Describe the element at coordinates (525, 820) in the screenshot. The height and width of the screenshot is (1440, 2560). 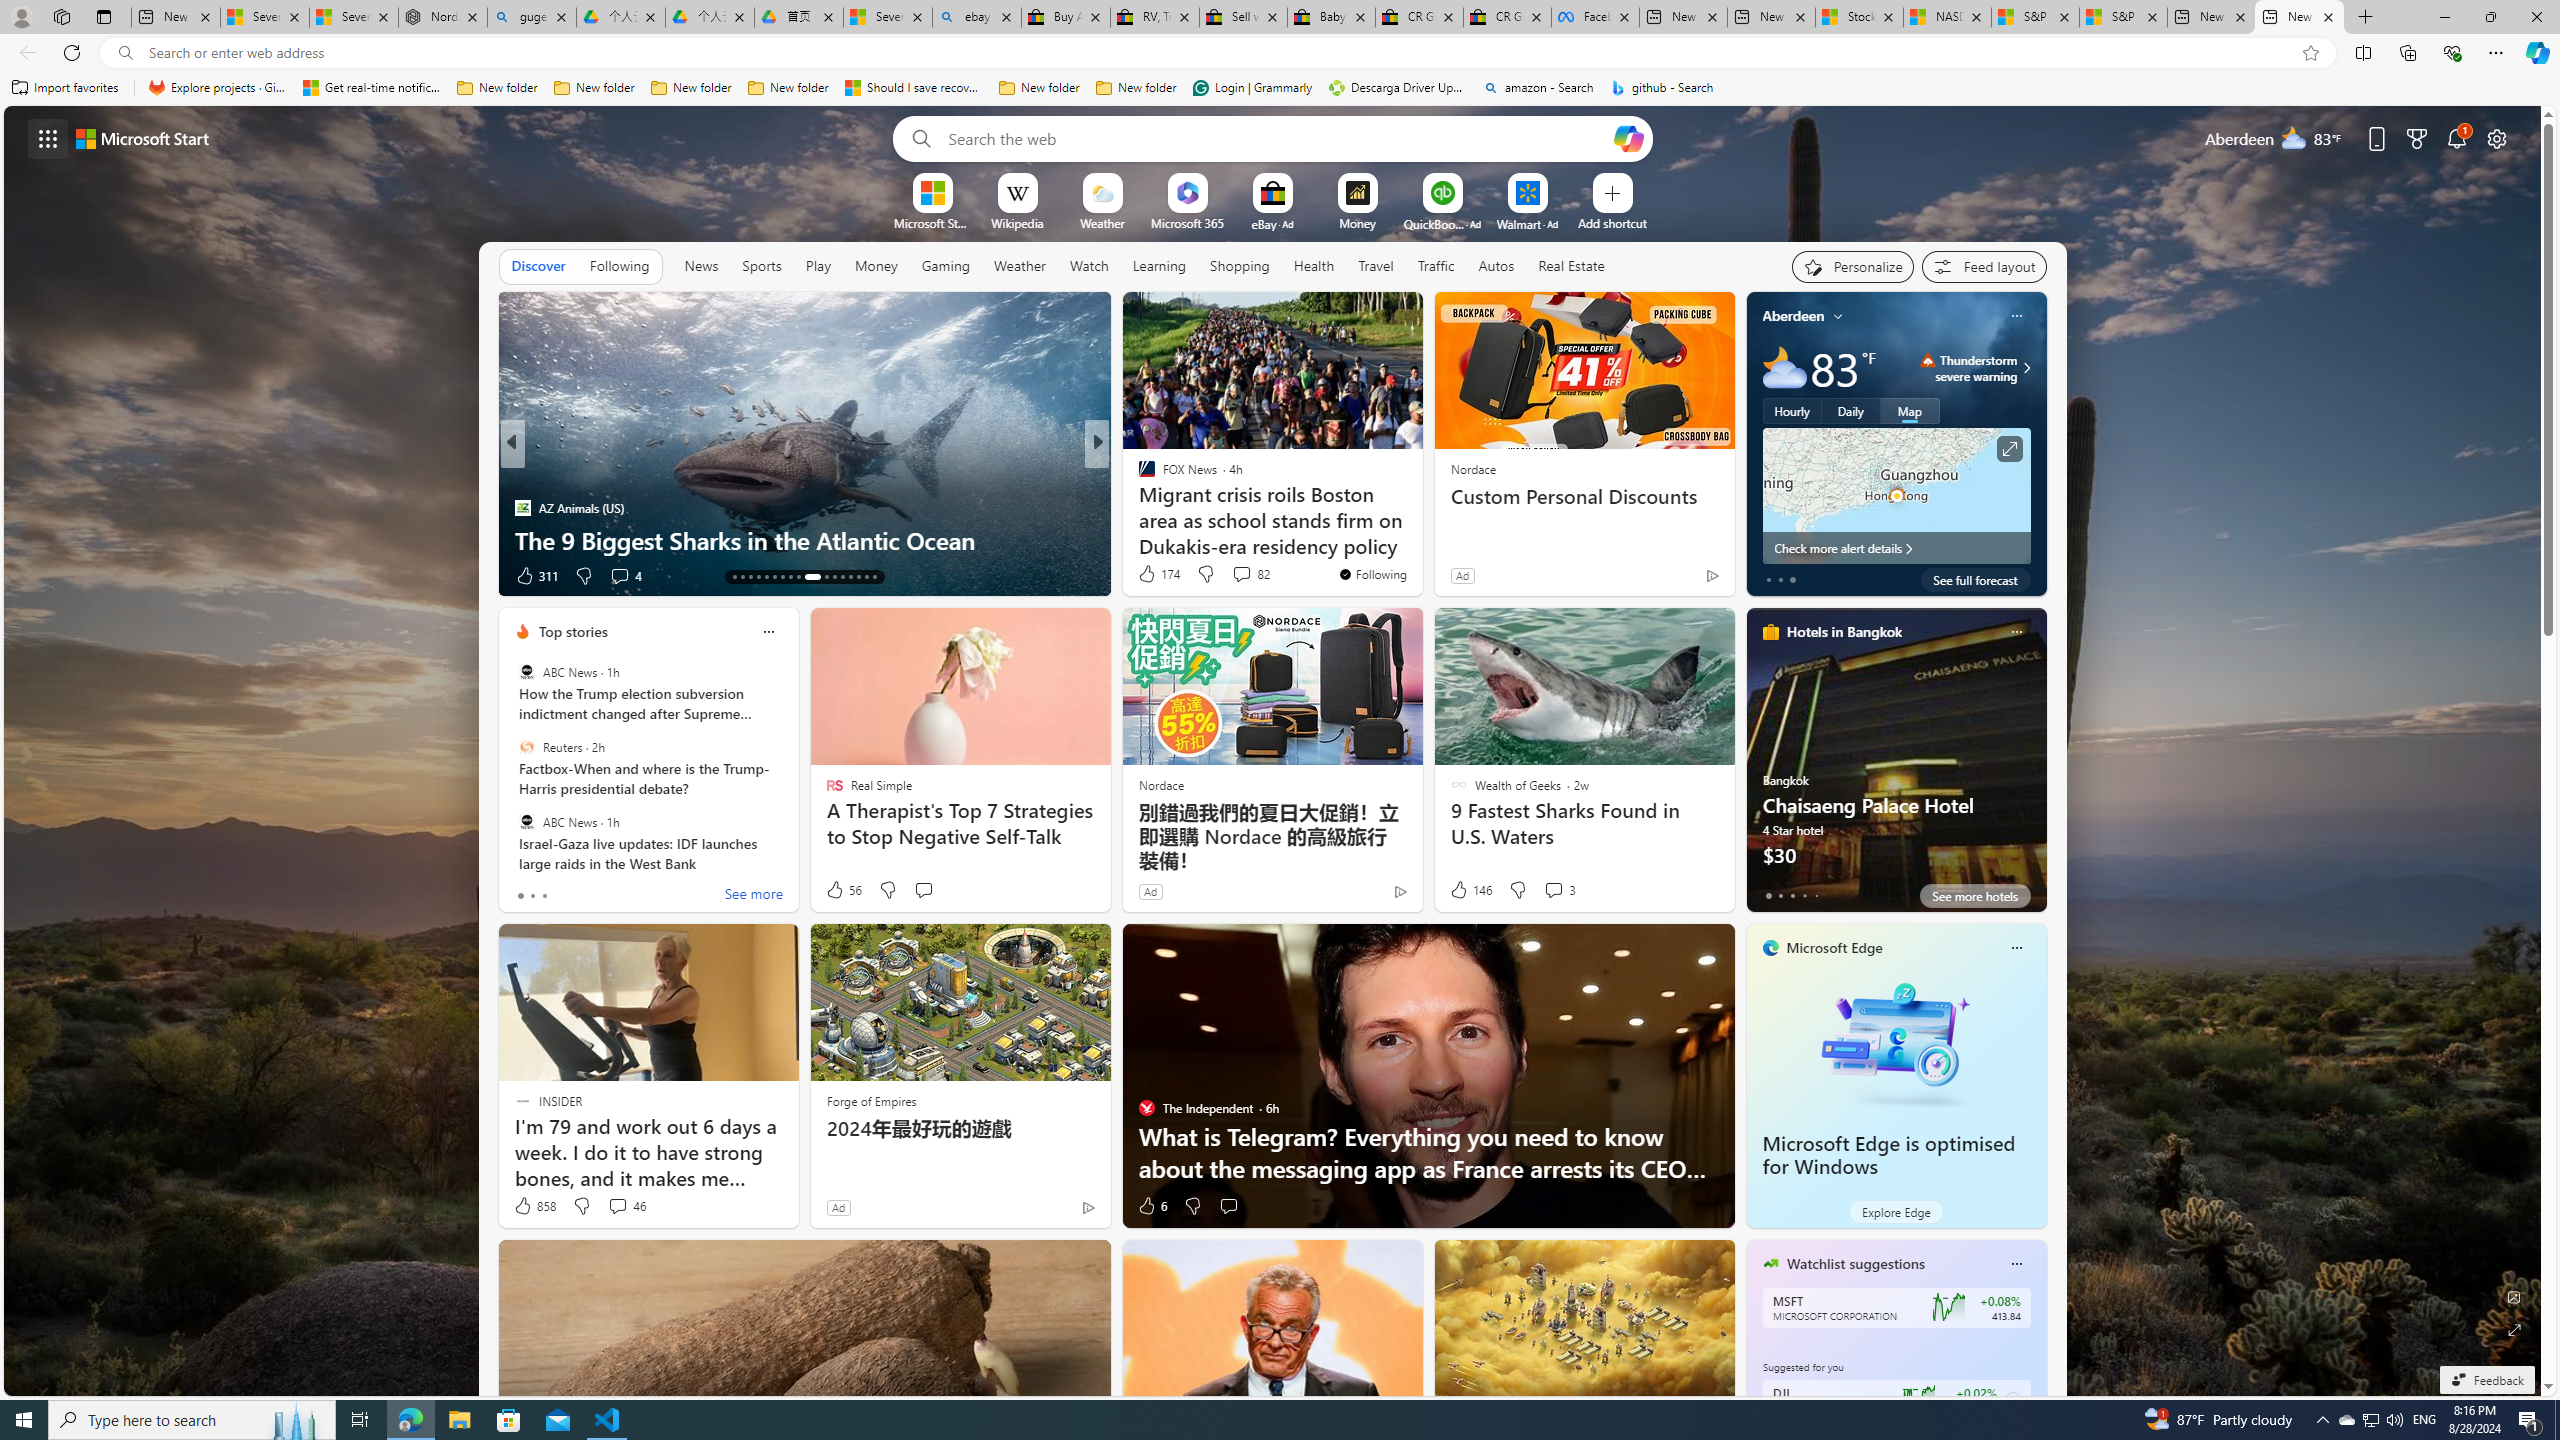
I see `'ABC News'` at that location.